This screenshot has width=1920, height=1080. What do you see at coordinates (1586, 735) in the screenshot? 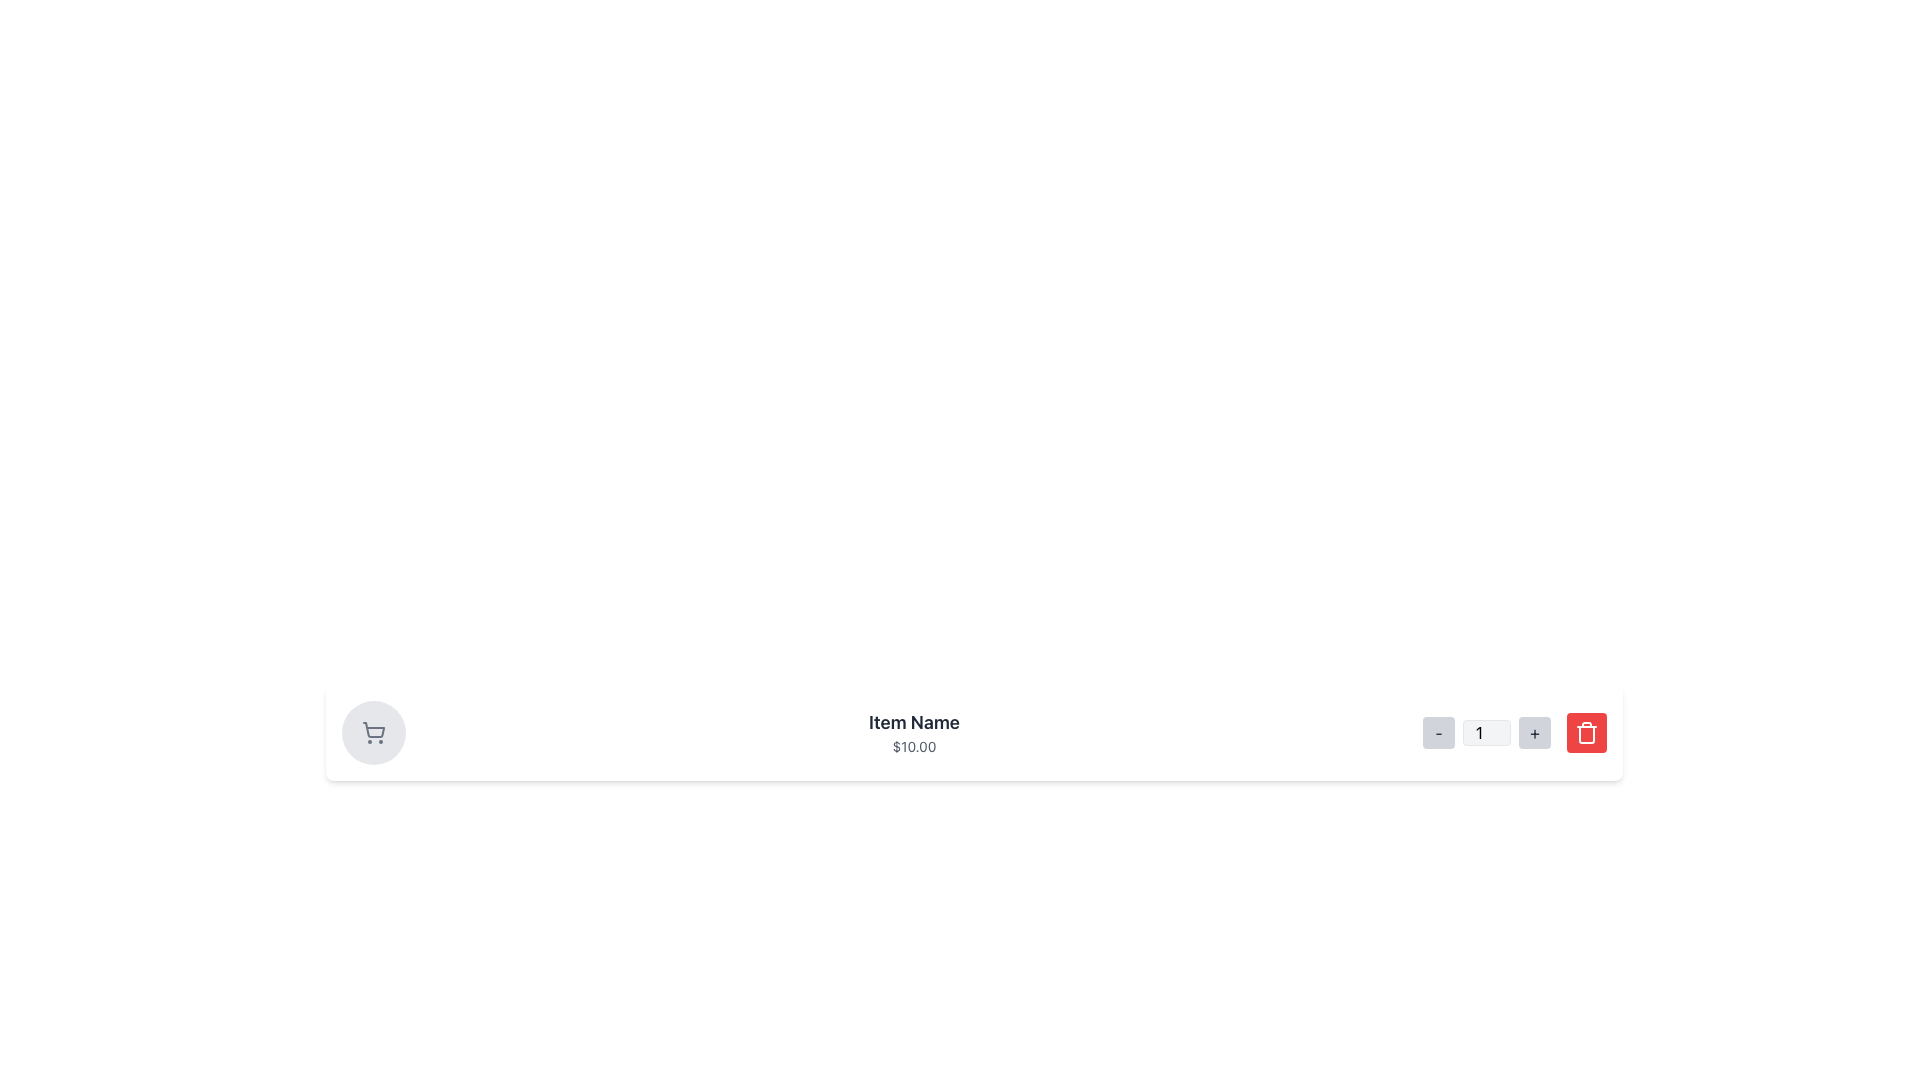
I see `the trash bin body icon, which is visually represented as the main component of the trash bin and is positioned between the top edge and the lid of the bin` at bounding box center [1586, 735].